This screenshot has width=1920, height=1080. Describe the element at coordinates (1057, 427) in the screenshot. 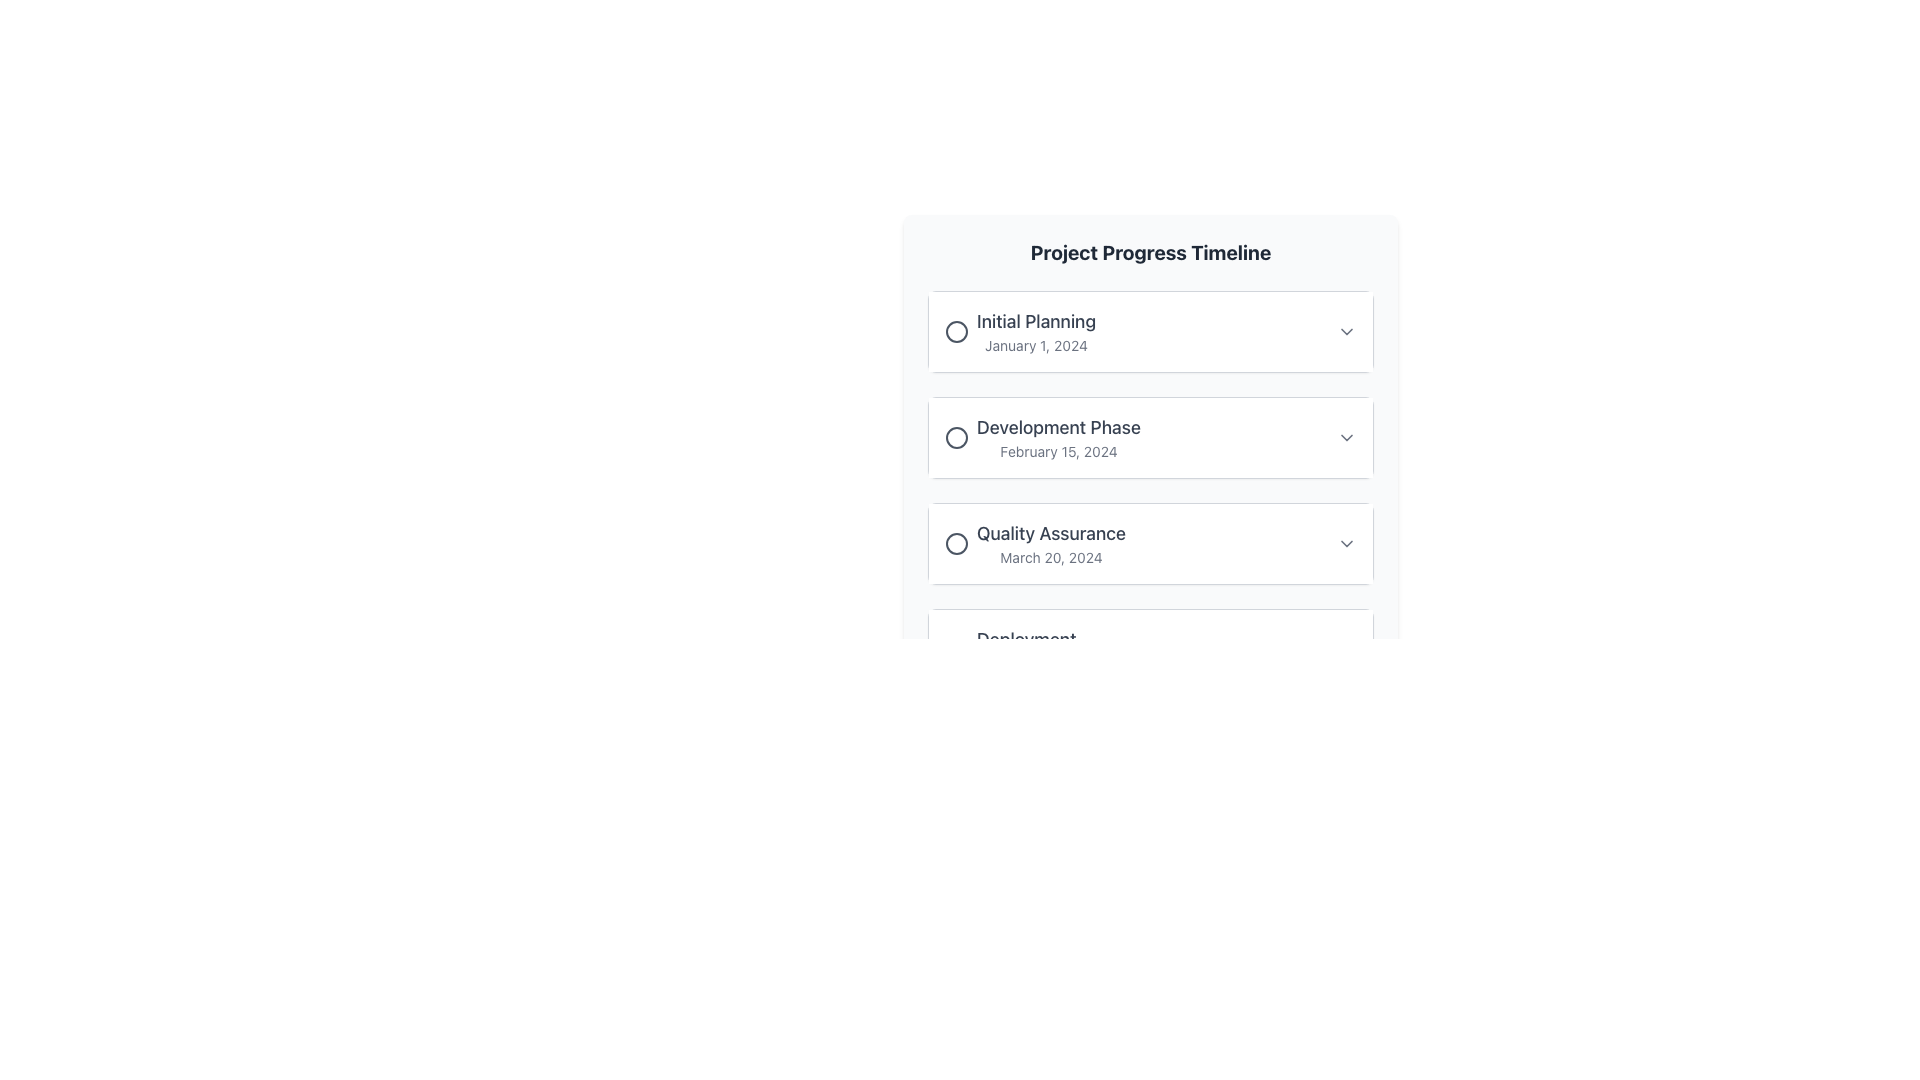

I see `the Text label that describes the current or upcoming project stage in the project timeline, located above the 'February 15, 2024' date text` at that location.